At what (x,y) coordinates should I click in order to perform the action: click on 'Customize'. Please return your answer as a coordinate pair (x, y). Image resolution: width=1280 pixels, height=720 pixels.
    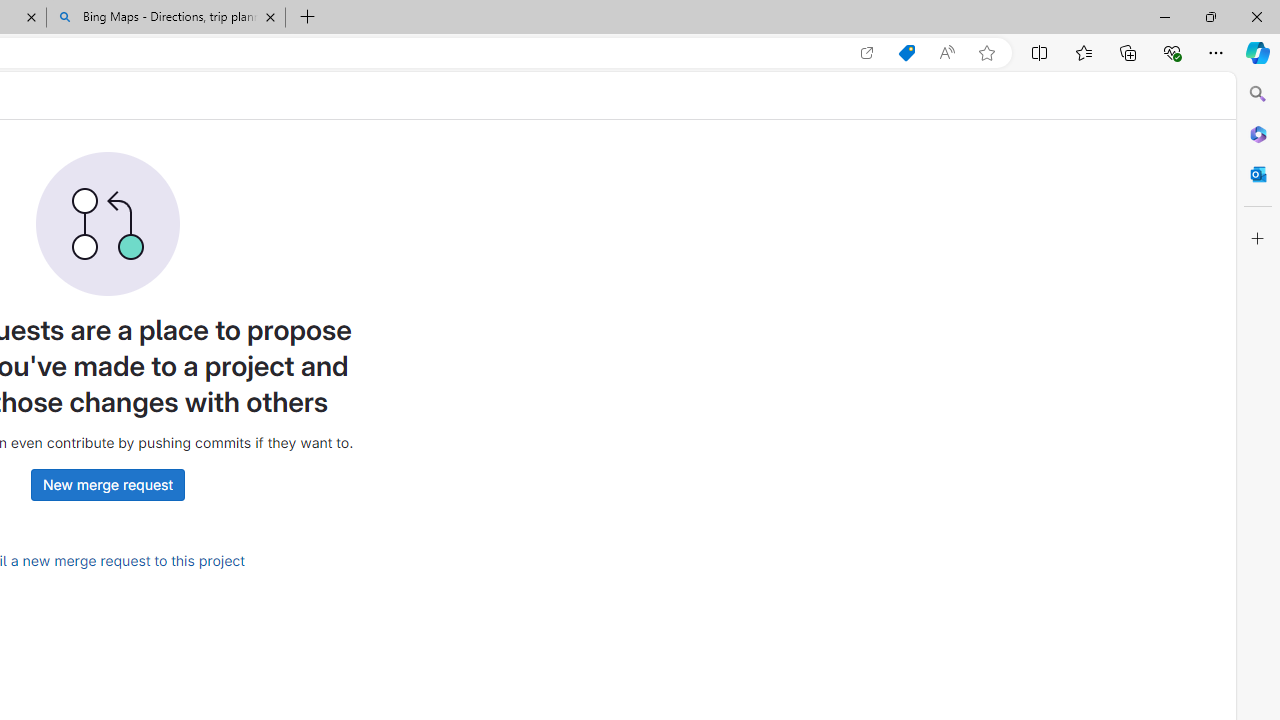
    Looking at the image, I should click on (1257, 238).